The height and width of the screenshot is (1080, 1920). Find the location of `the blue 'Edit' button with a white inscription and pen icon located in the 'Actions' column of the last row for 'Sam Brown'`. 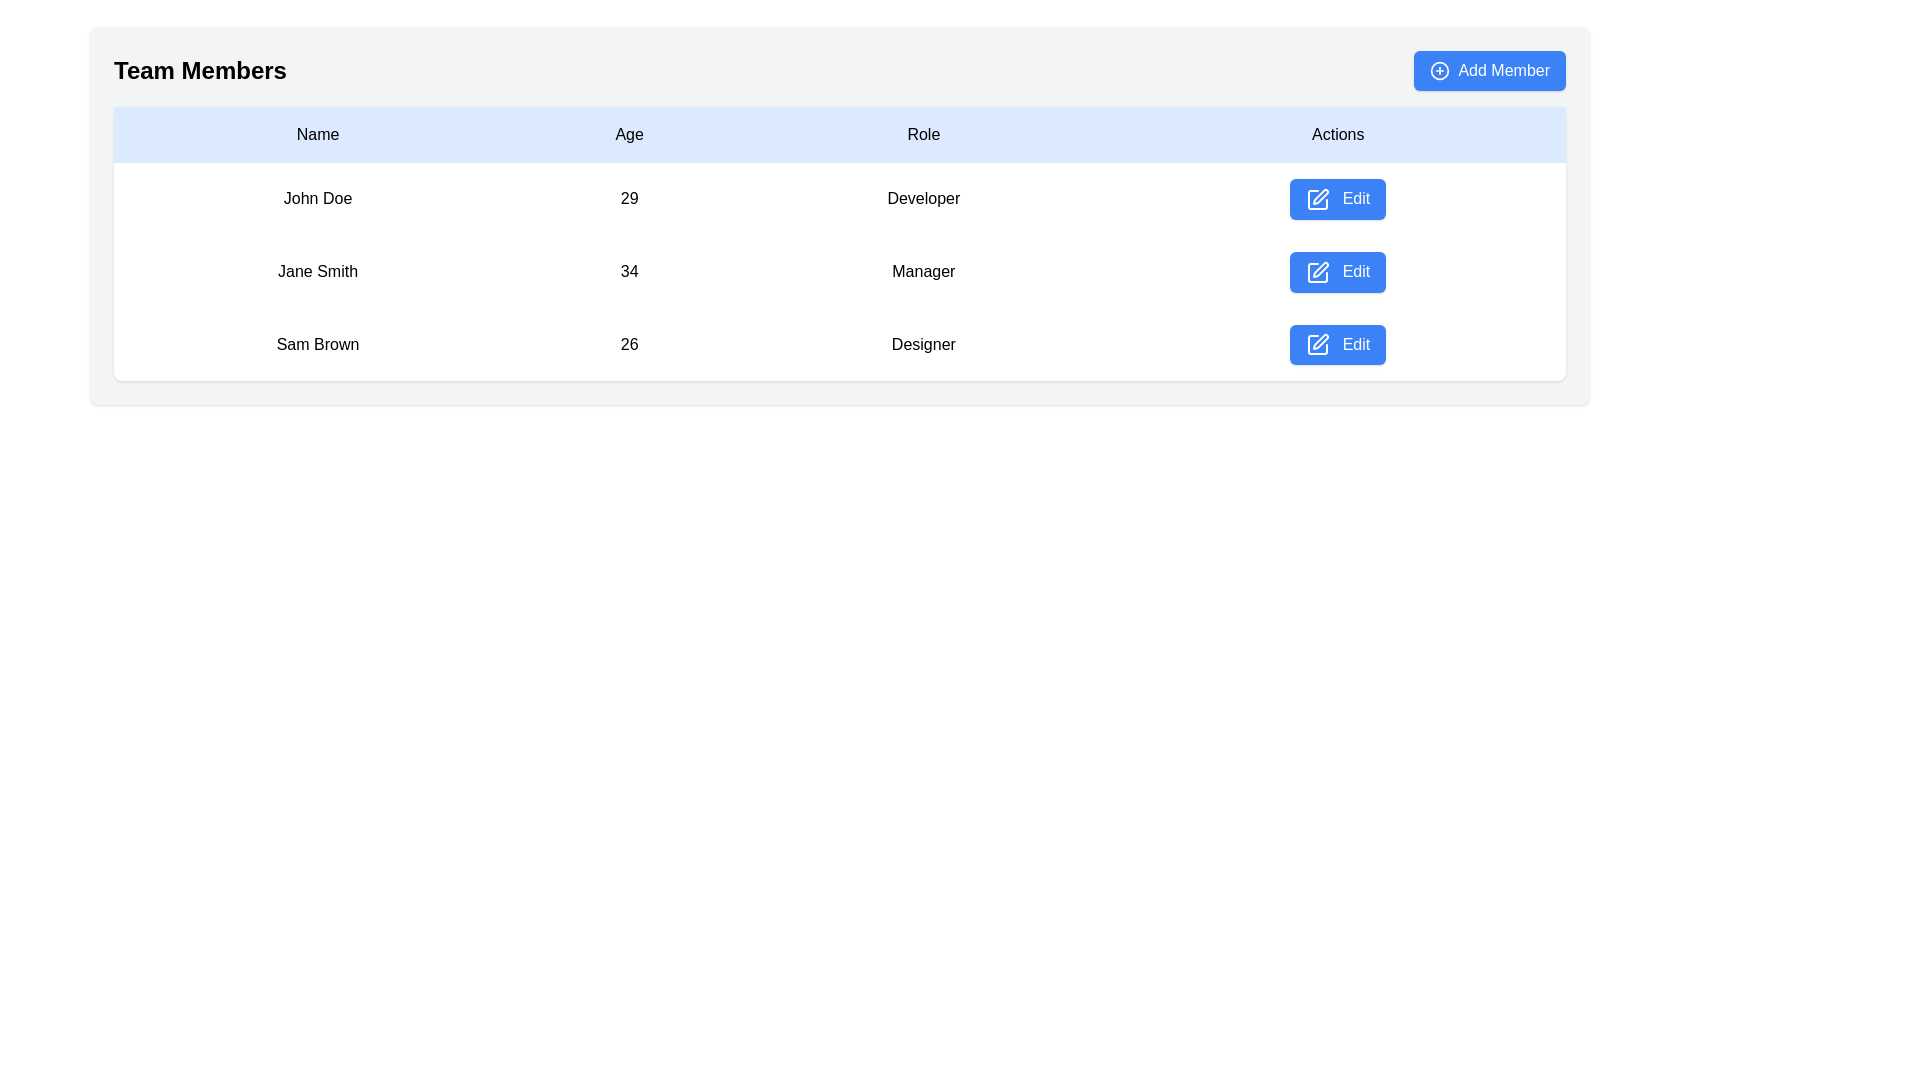

the blue 'Edit' button with a white inscription and pen icon located in the 'Actions' column of the last row for 'Sam Brown' is located at coordinates (1338, 343).